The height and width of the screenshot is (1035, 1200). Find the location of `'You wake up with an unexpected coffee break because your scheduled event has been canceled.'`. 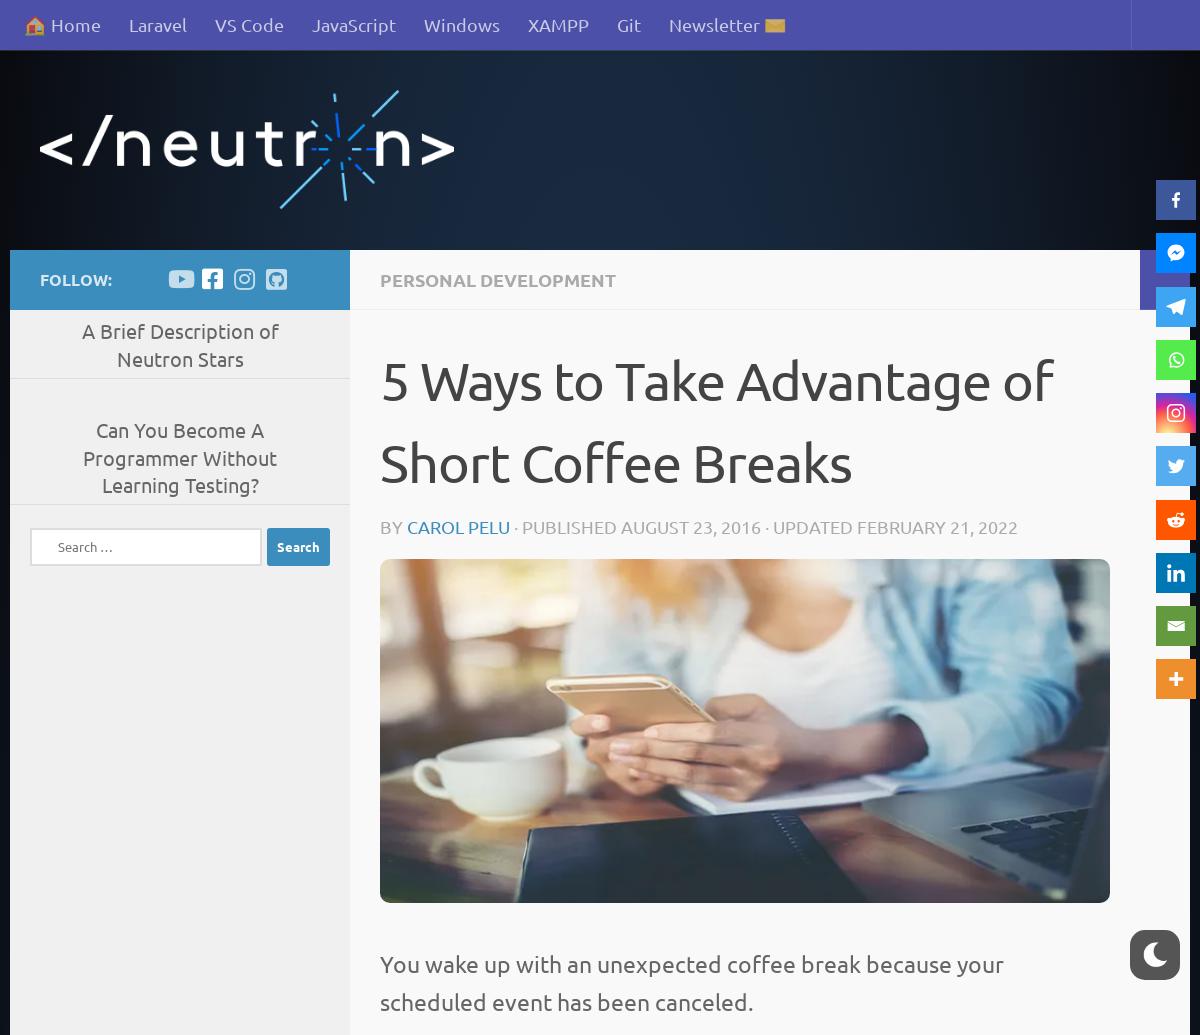

'You wake up with an unexpected coffee break because your scheduled event has been canceled.' is located at coordinates (692, 981).